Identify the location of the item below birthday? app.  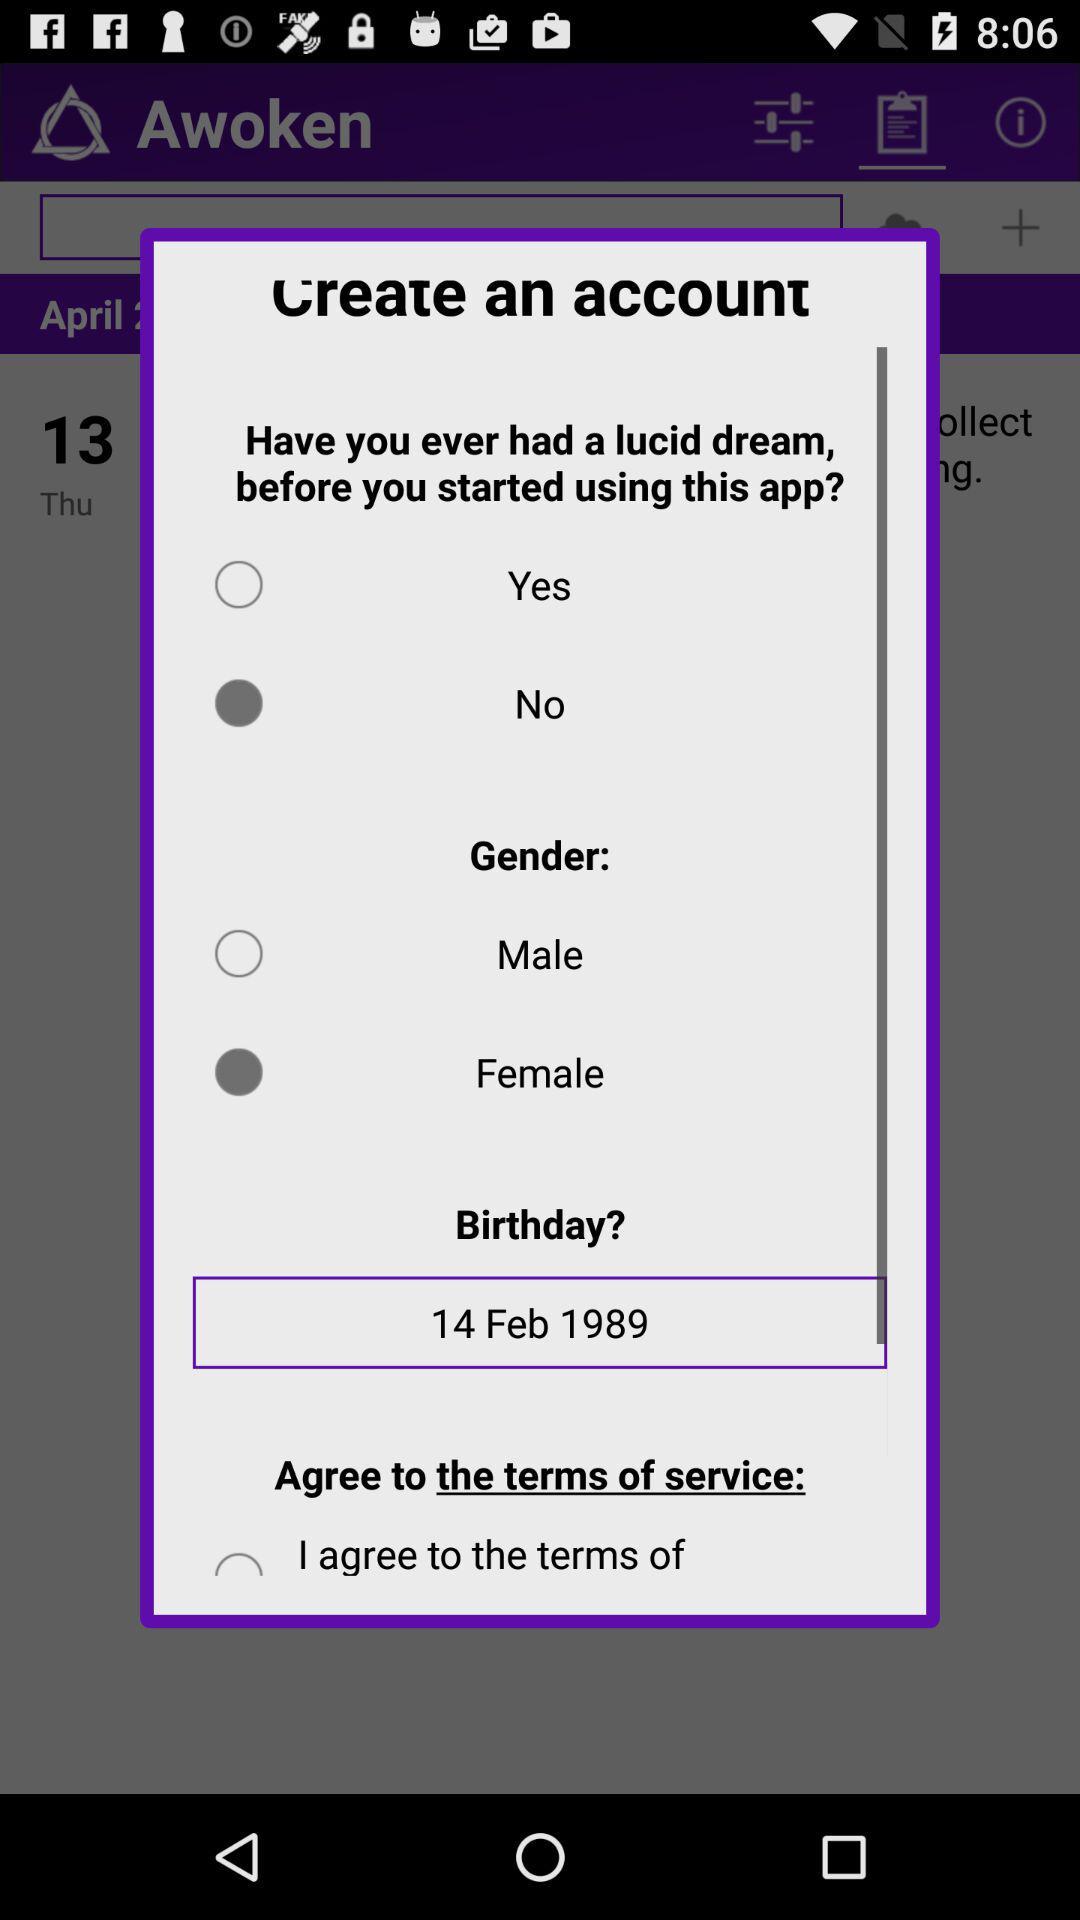
(540, 1336).